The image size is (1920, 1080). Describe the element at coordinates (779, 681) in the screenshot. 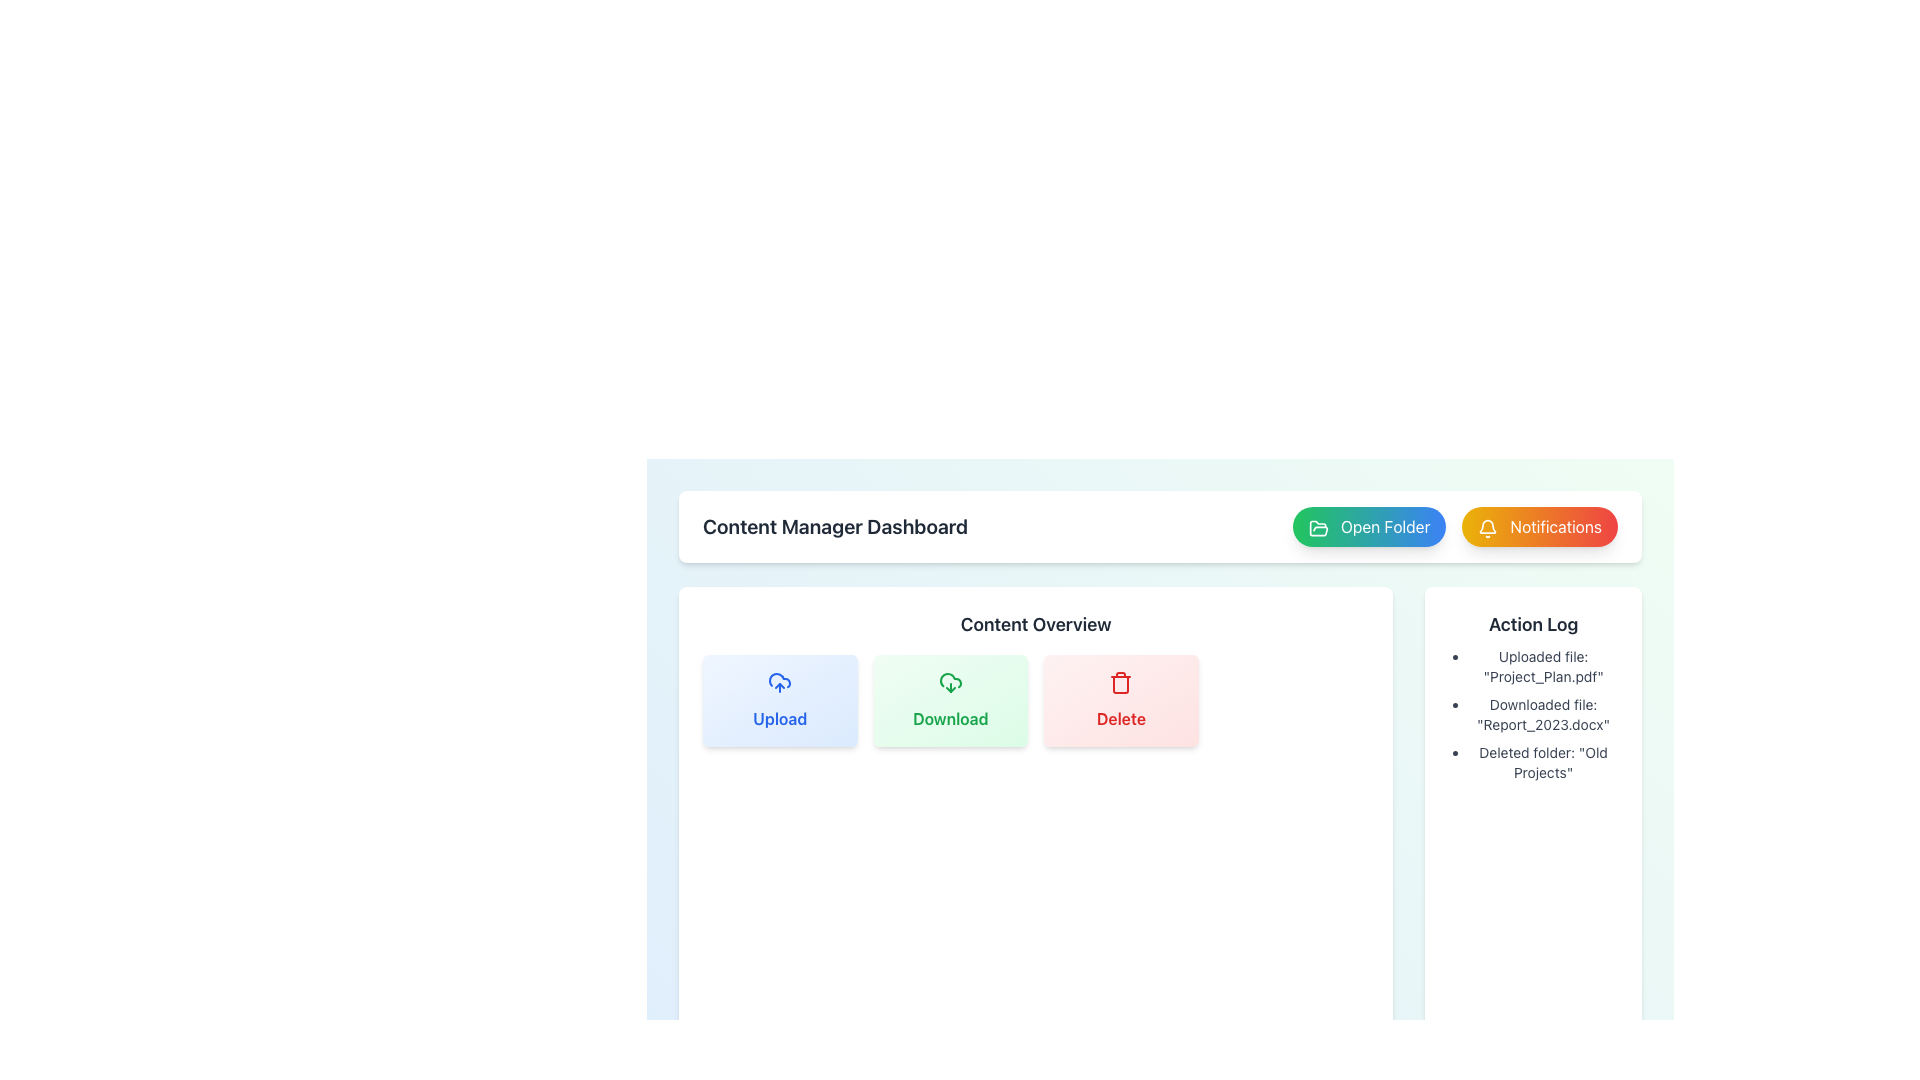

I see `the cloud-shaped icon with an upward arrow located within the blue 'Upload' button in the 'Content Overview' section` at that location.